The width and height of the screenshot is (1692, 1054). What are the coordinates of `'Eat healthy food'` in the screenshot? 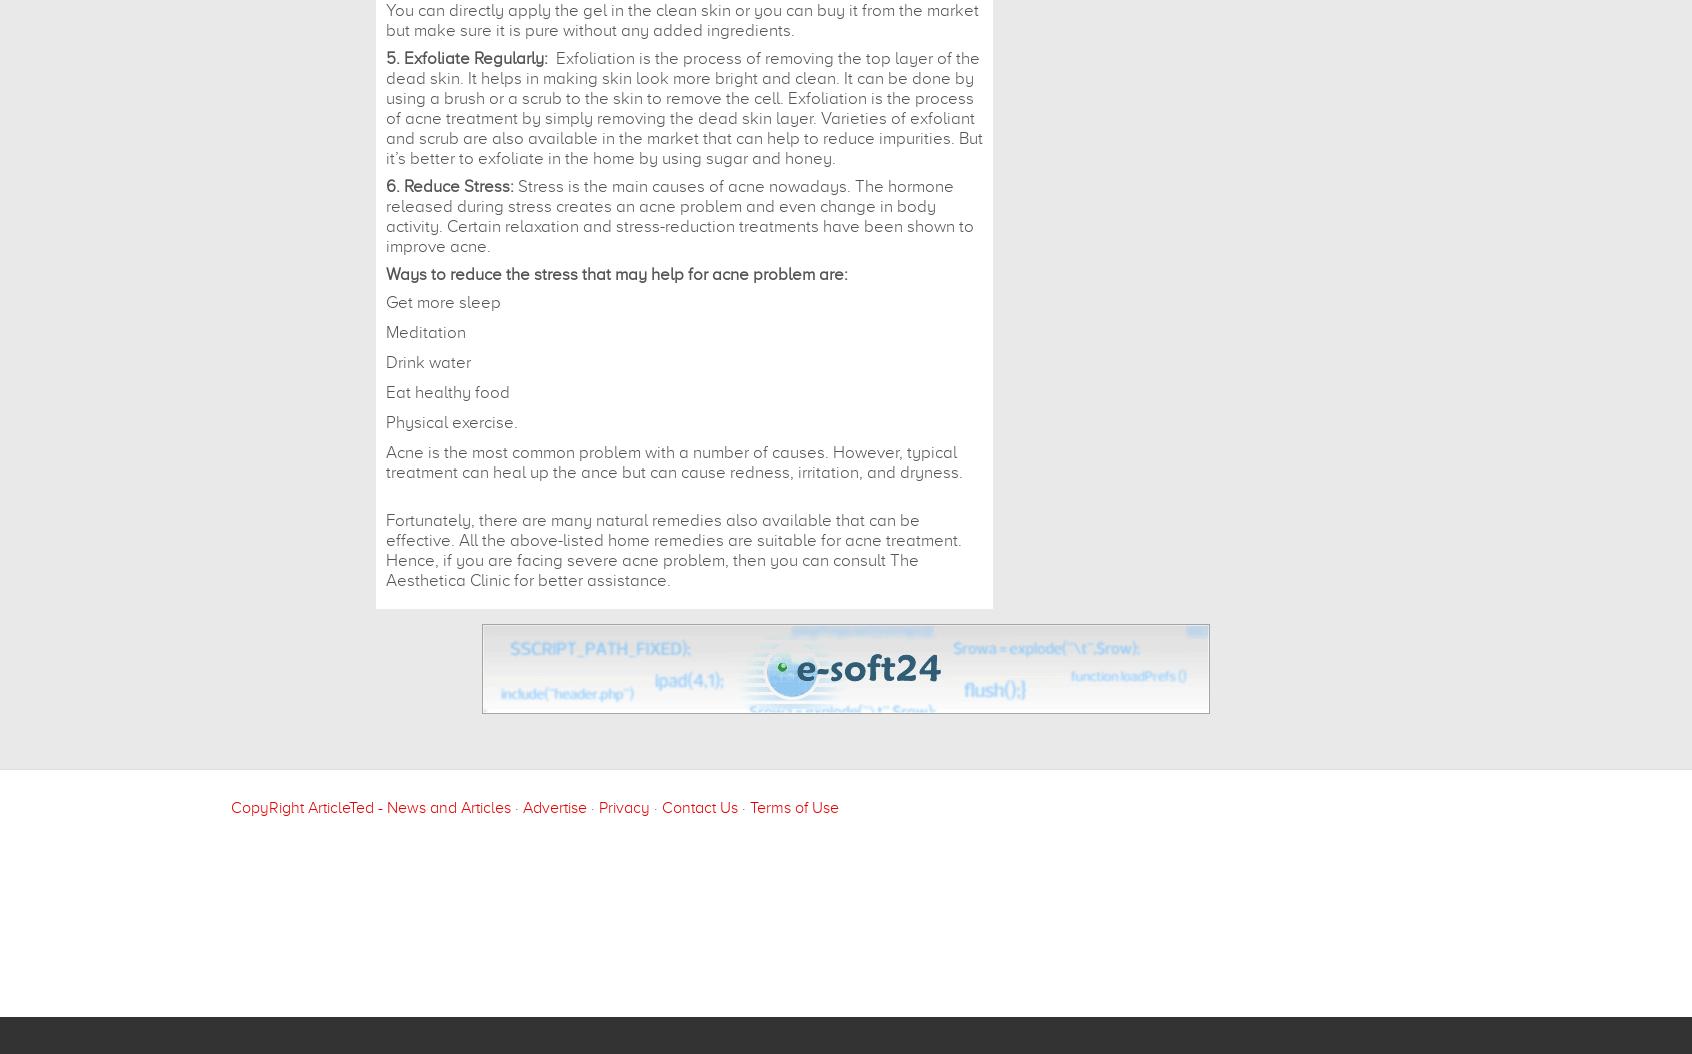 It's located at (450, 391).